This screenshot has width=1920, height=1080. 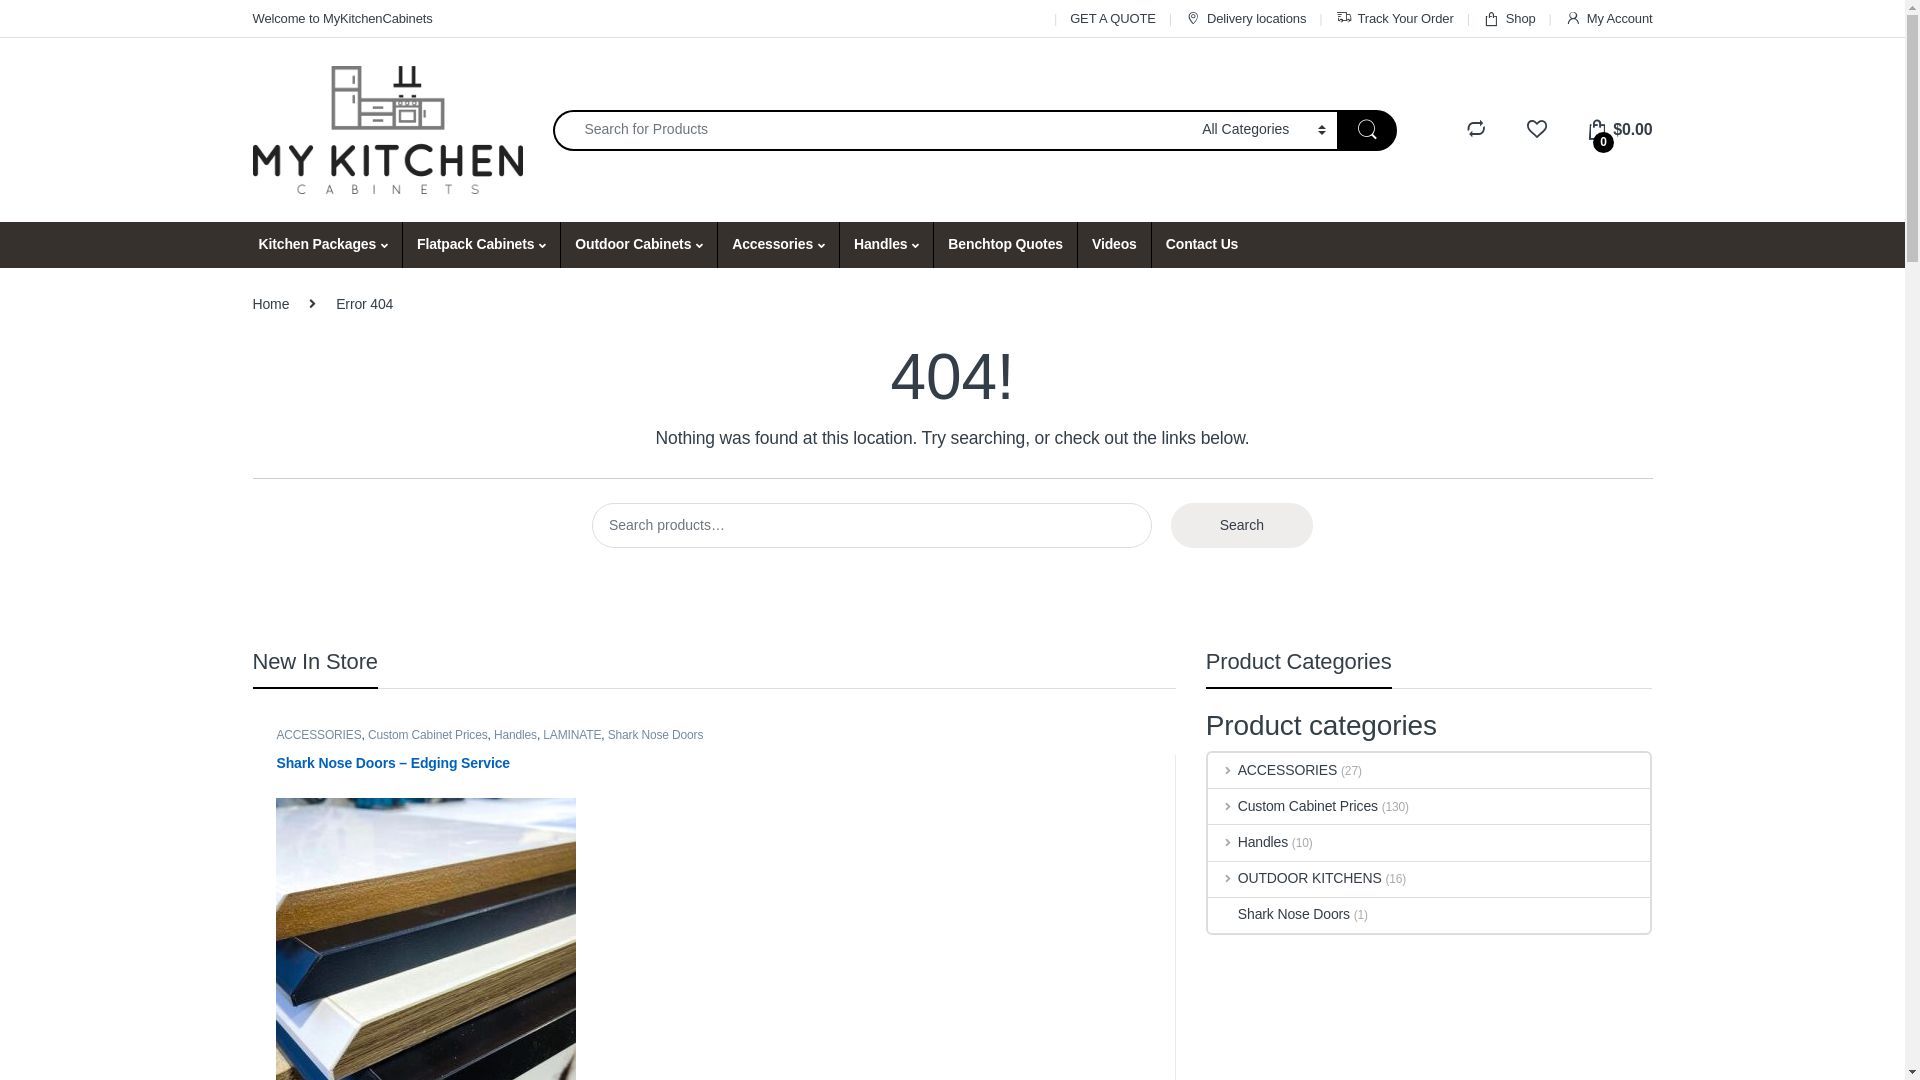 What do you see at coordinates (1509, 18) in the screenshot?
I see `'Shop'` at bounding box center [1509, 18].